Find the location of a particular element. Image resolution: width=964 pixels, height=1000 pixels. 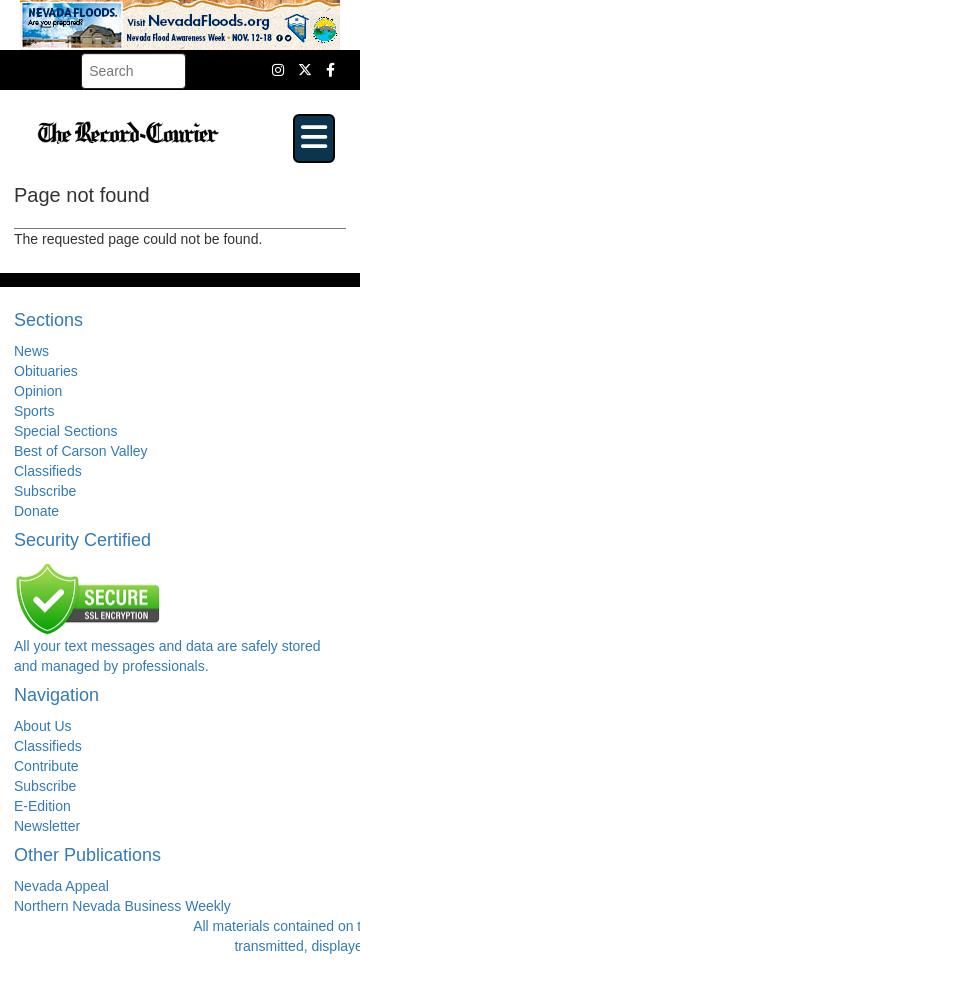

'All materials contained on this site are protected by United States copyright law and may not be reproduced, distributed, transmitted, displayed, published or broadcast without the prior written permission of Nevada News Group.' is located at coordinates (562, 935).